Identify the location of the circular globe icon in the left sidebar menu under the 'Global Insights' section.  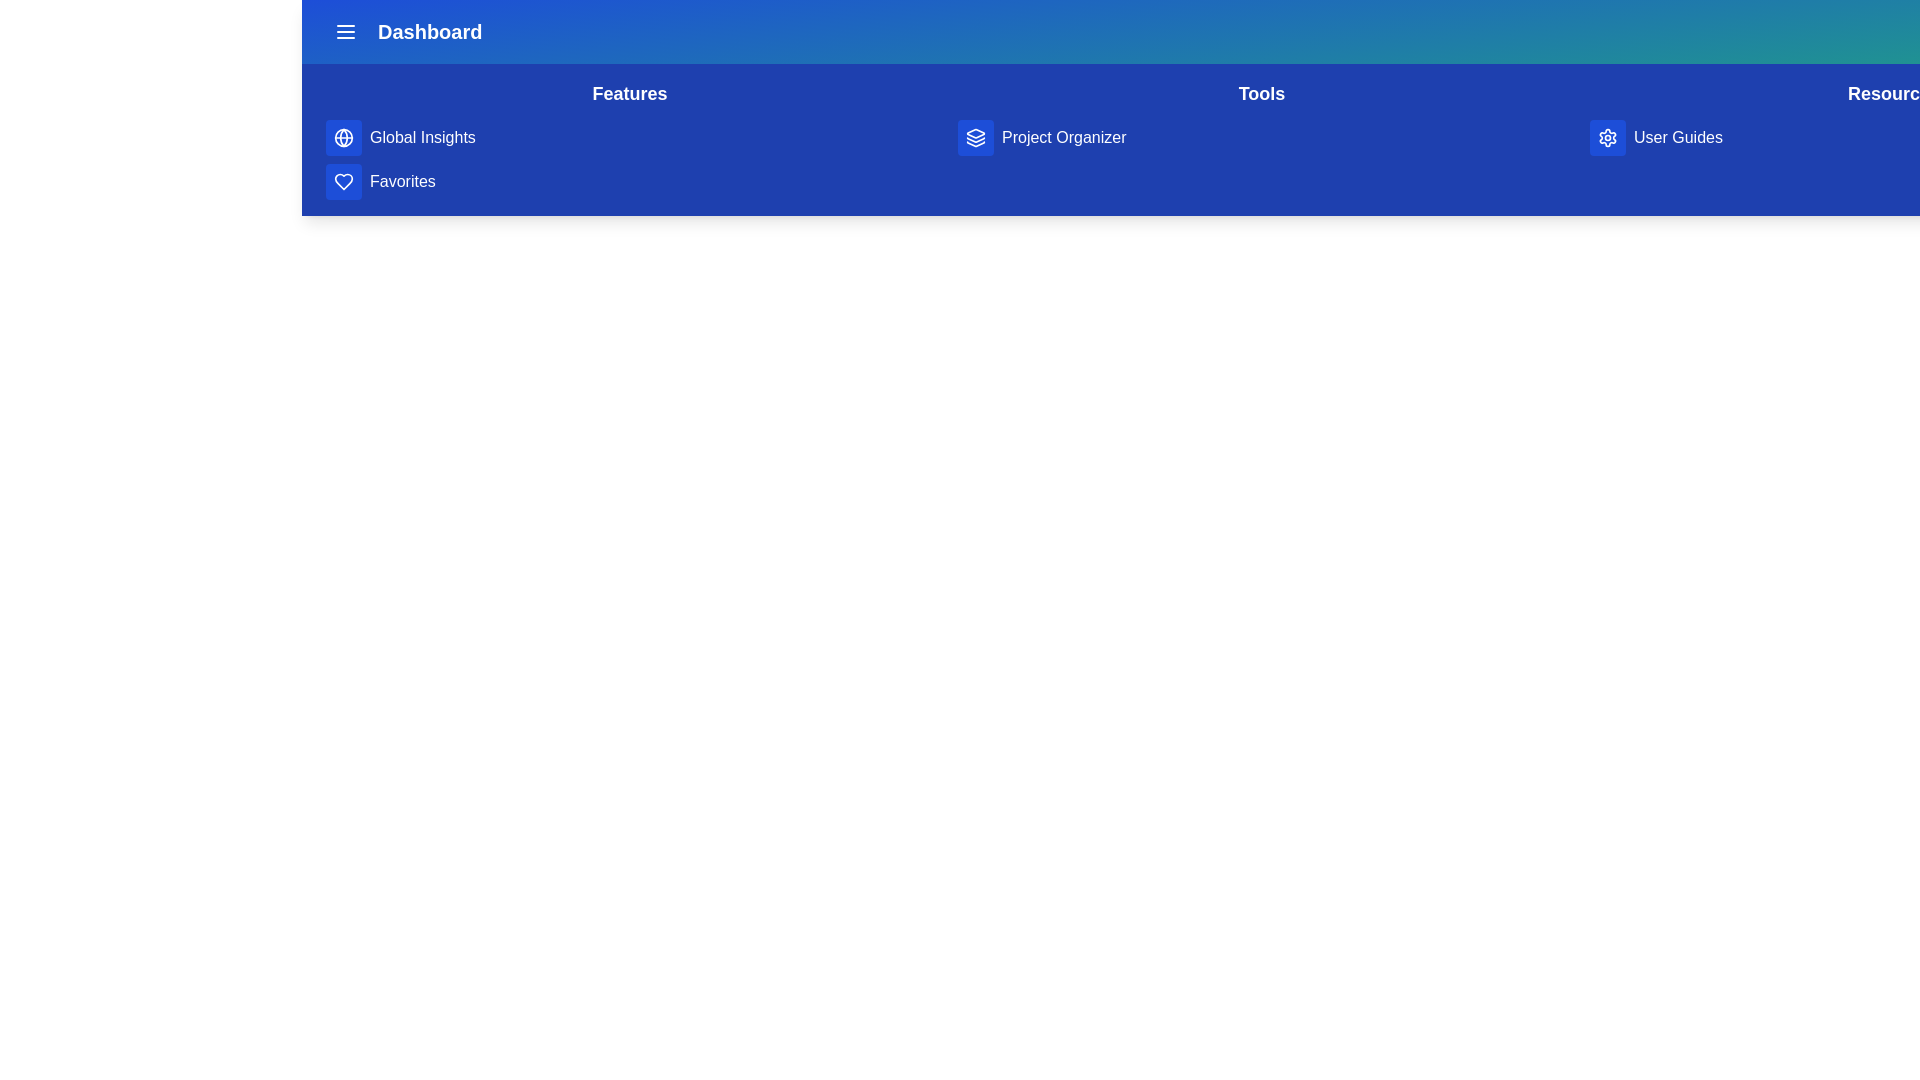
(344, 137).